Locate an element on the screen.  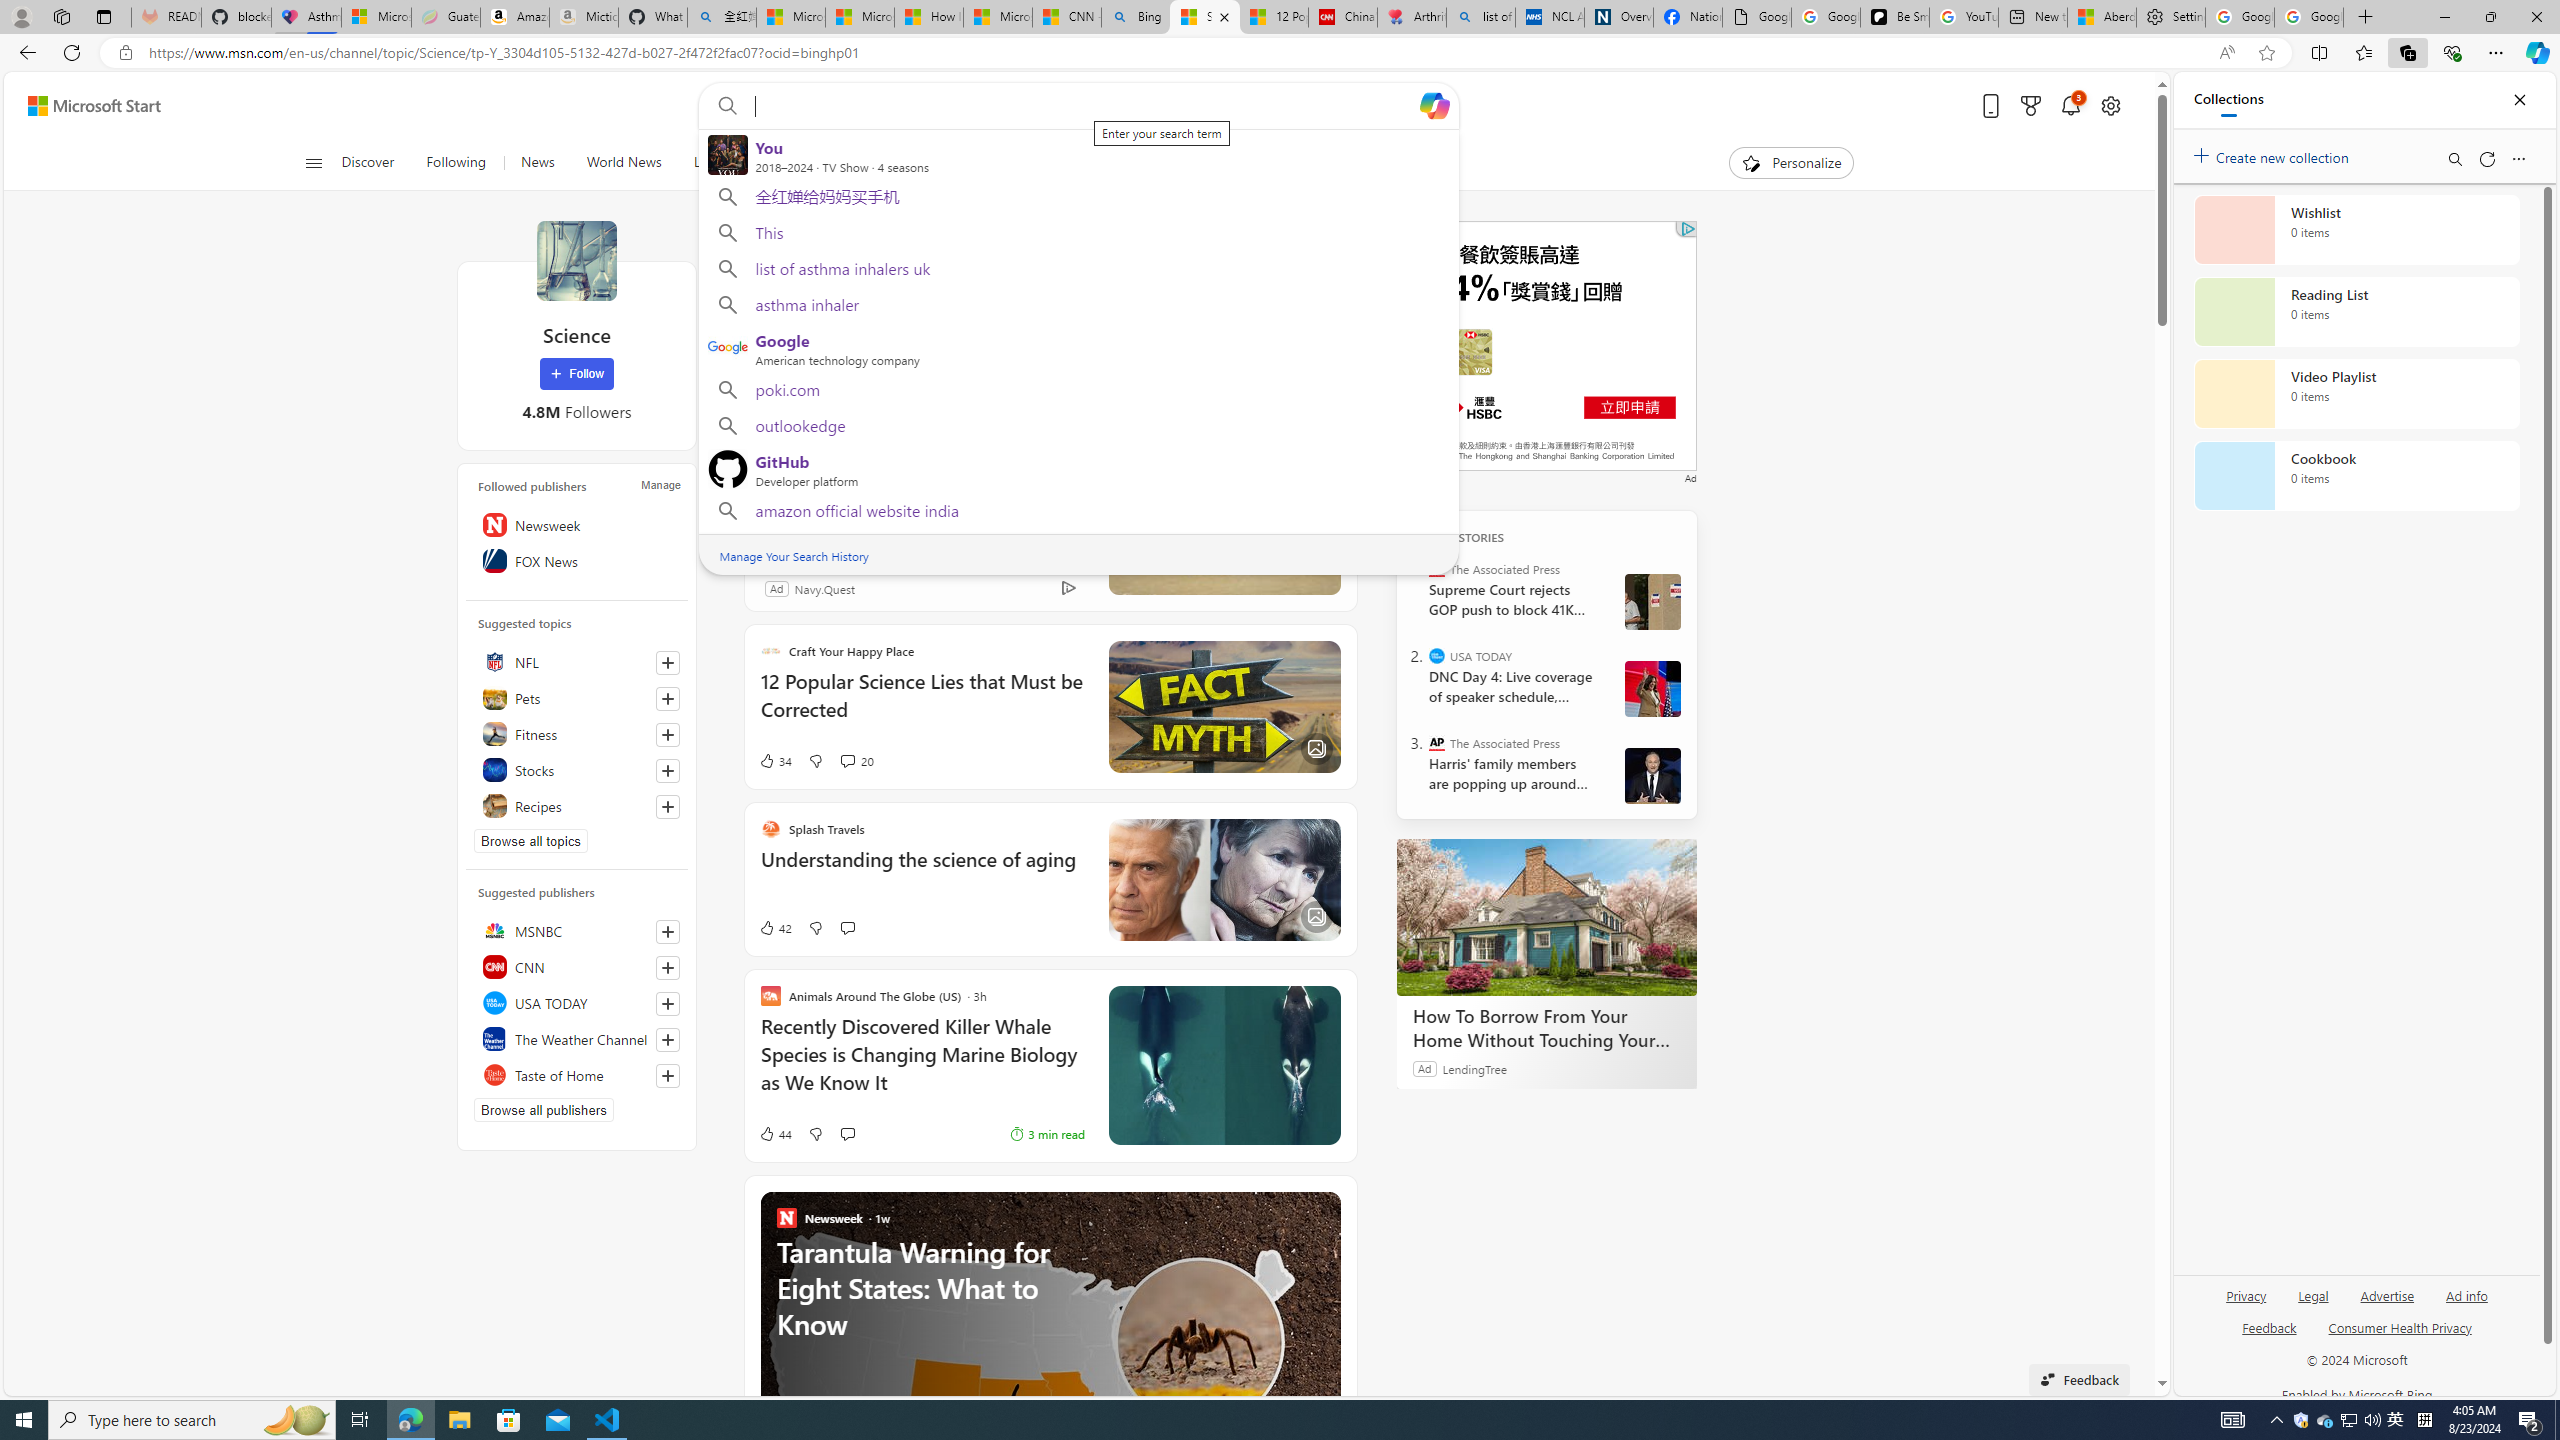
'Google Analytics Opt-out Browser Add-on Download Page' is located at coordinates (1756, 16).